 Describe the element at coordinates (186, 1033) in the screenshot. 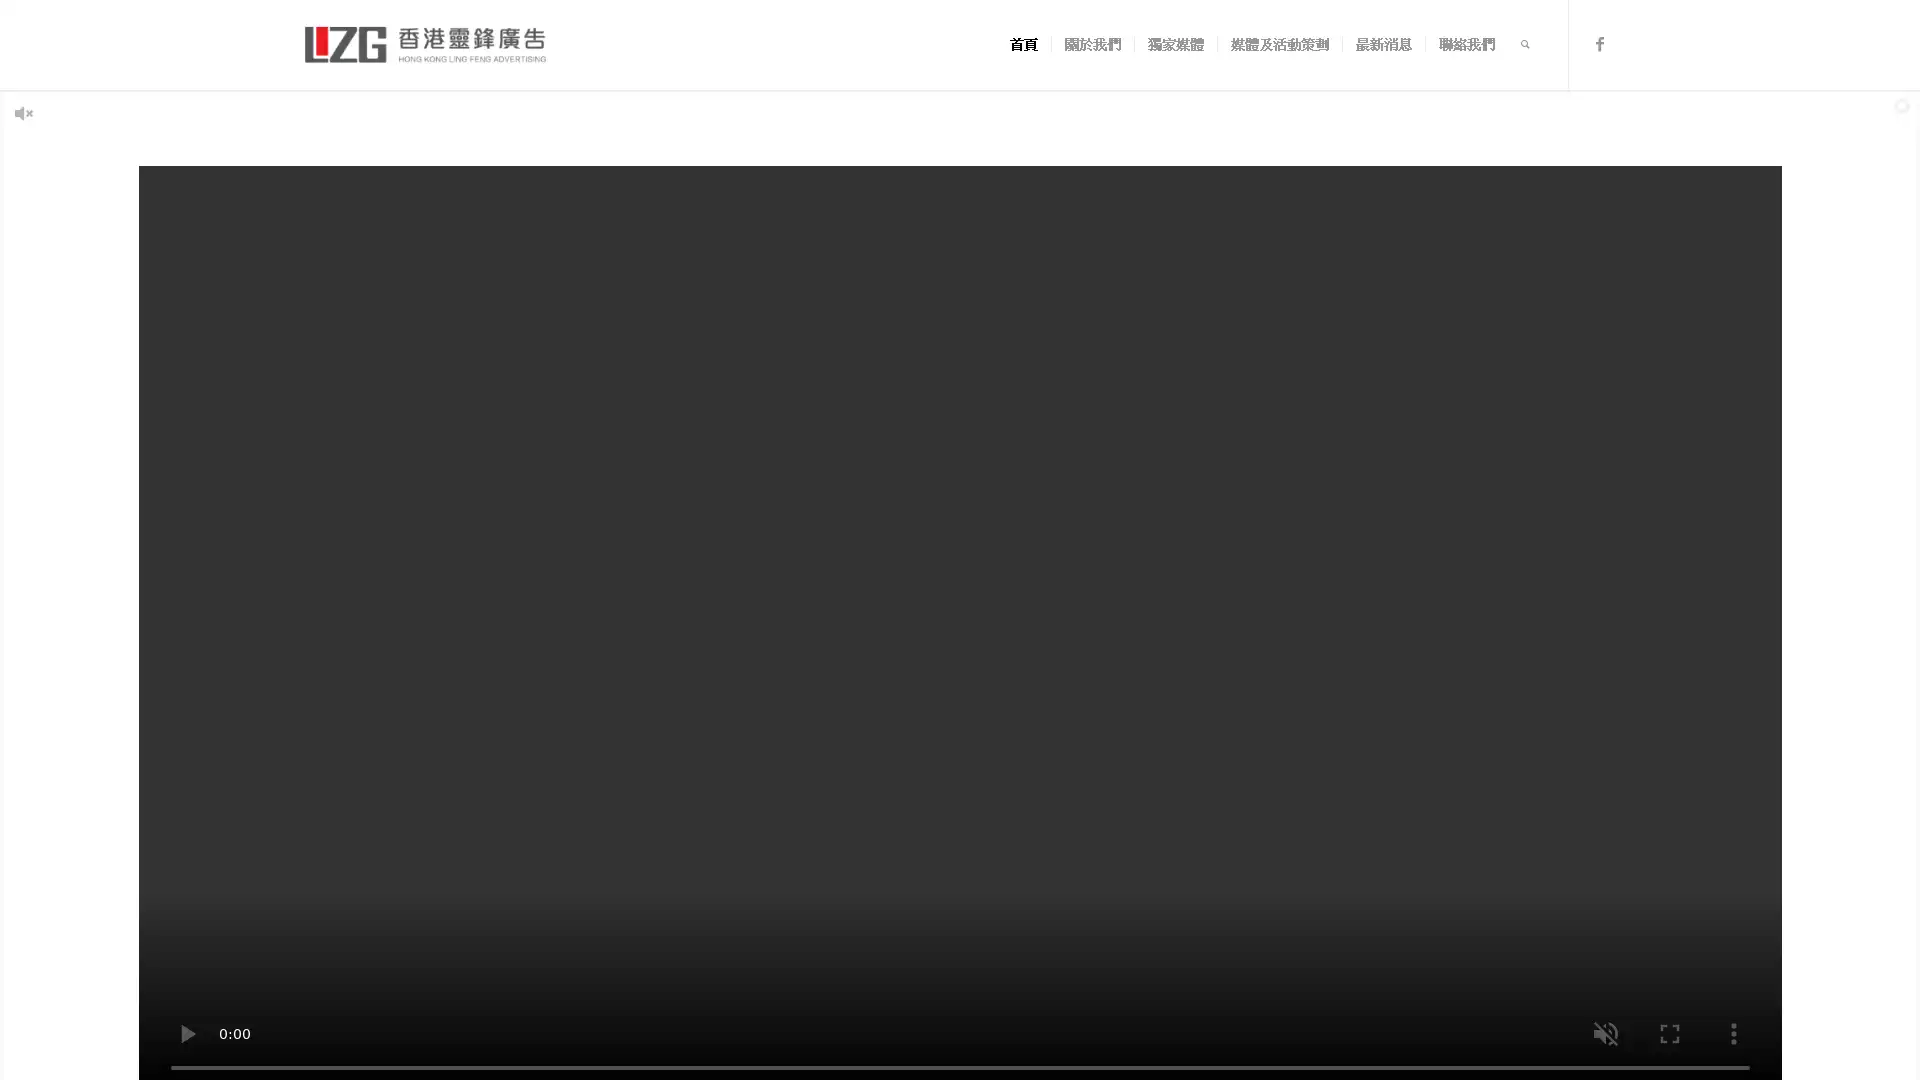

I see `pause` at that location.